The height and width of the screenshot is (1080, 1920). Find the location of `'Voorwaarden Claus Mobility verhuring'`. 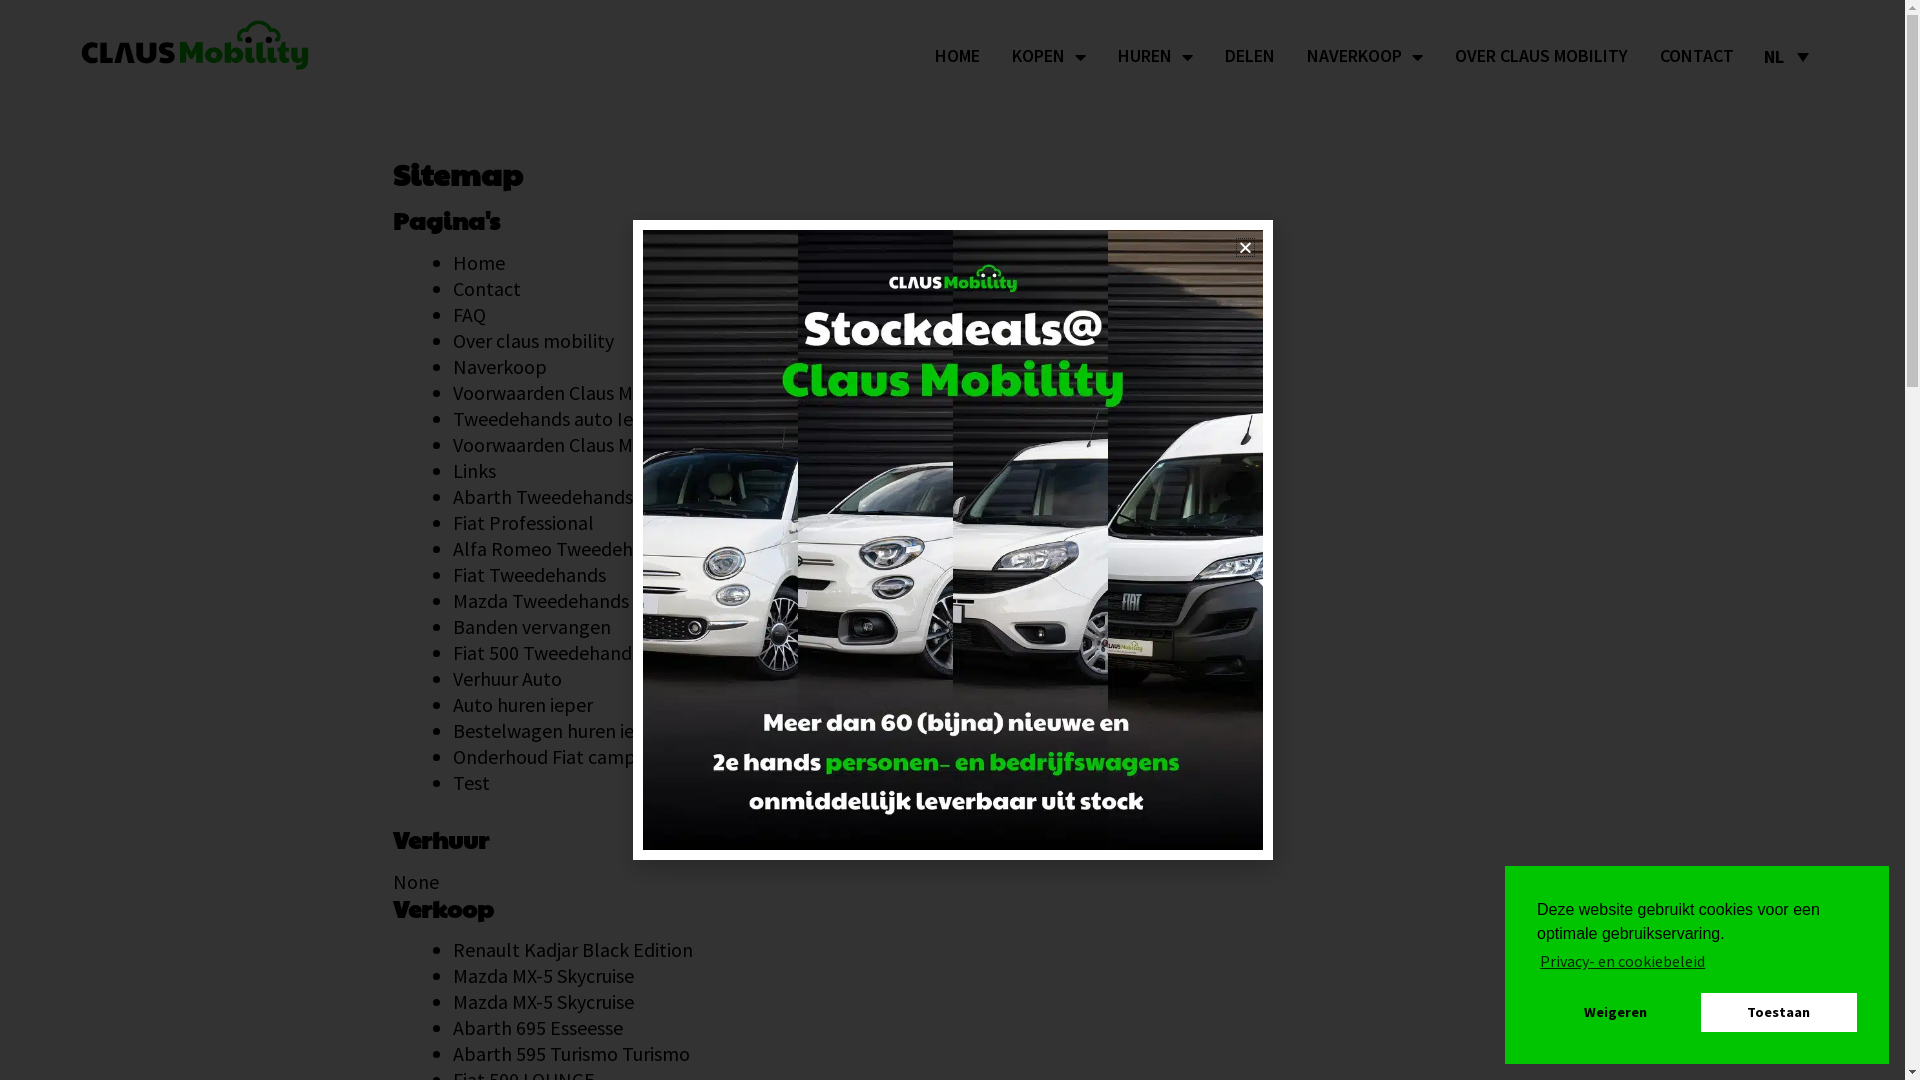

'Voorwaarden Claus Mobility verhuring' is located at coordinates (609, 392).